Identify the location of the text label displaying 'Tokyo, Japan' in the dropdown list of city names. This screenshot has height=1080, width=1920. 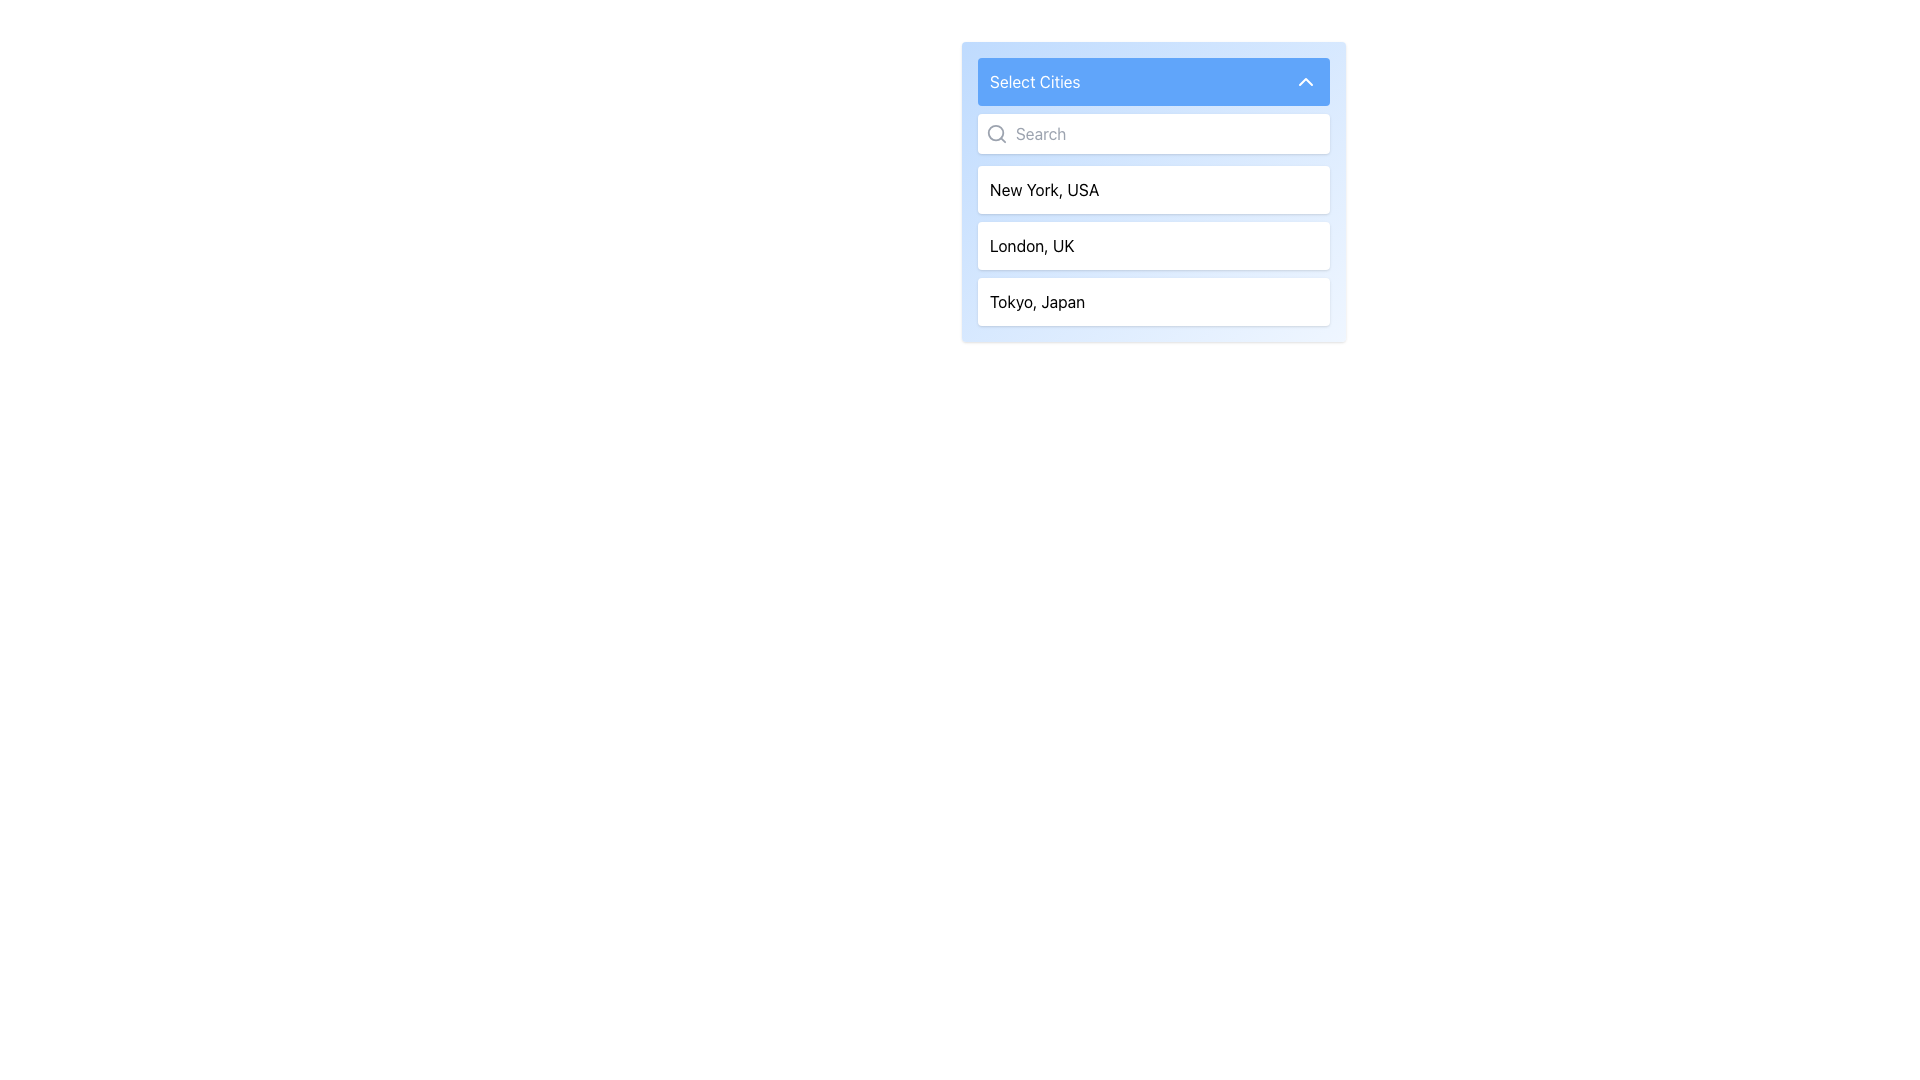
(1037, 301).